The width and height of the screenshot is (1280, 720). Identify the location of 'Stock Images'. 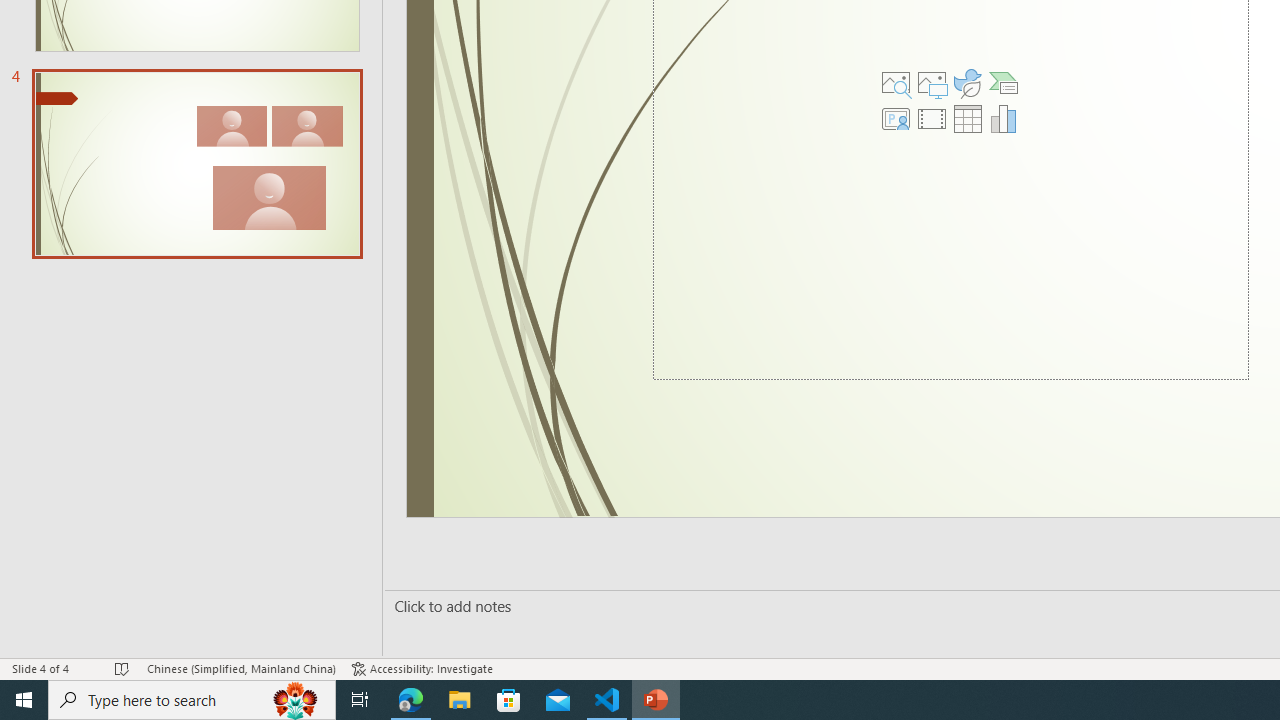
(895, 82).